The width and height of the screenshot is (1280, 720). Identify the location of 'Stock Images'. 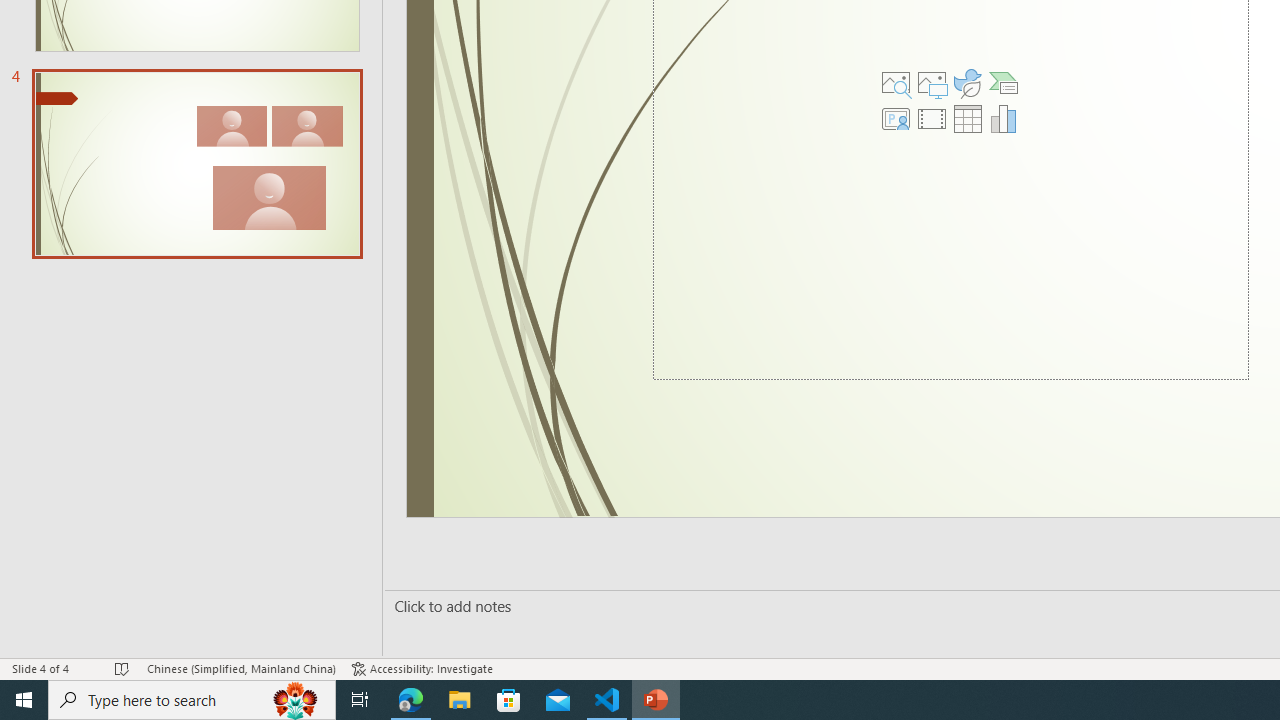
(895, 82).